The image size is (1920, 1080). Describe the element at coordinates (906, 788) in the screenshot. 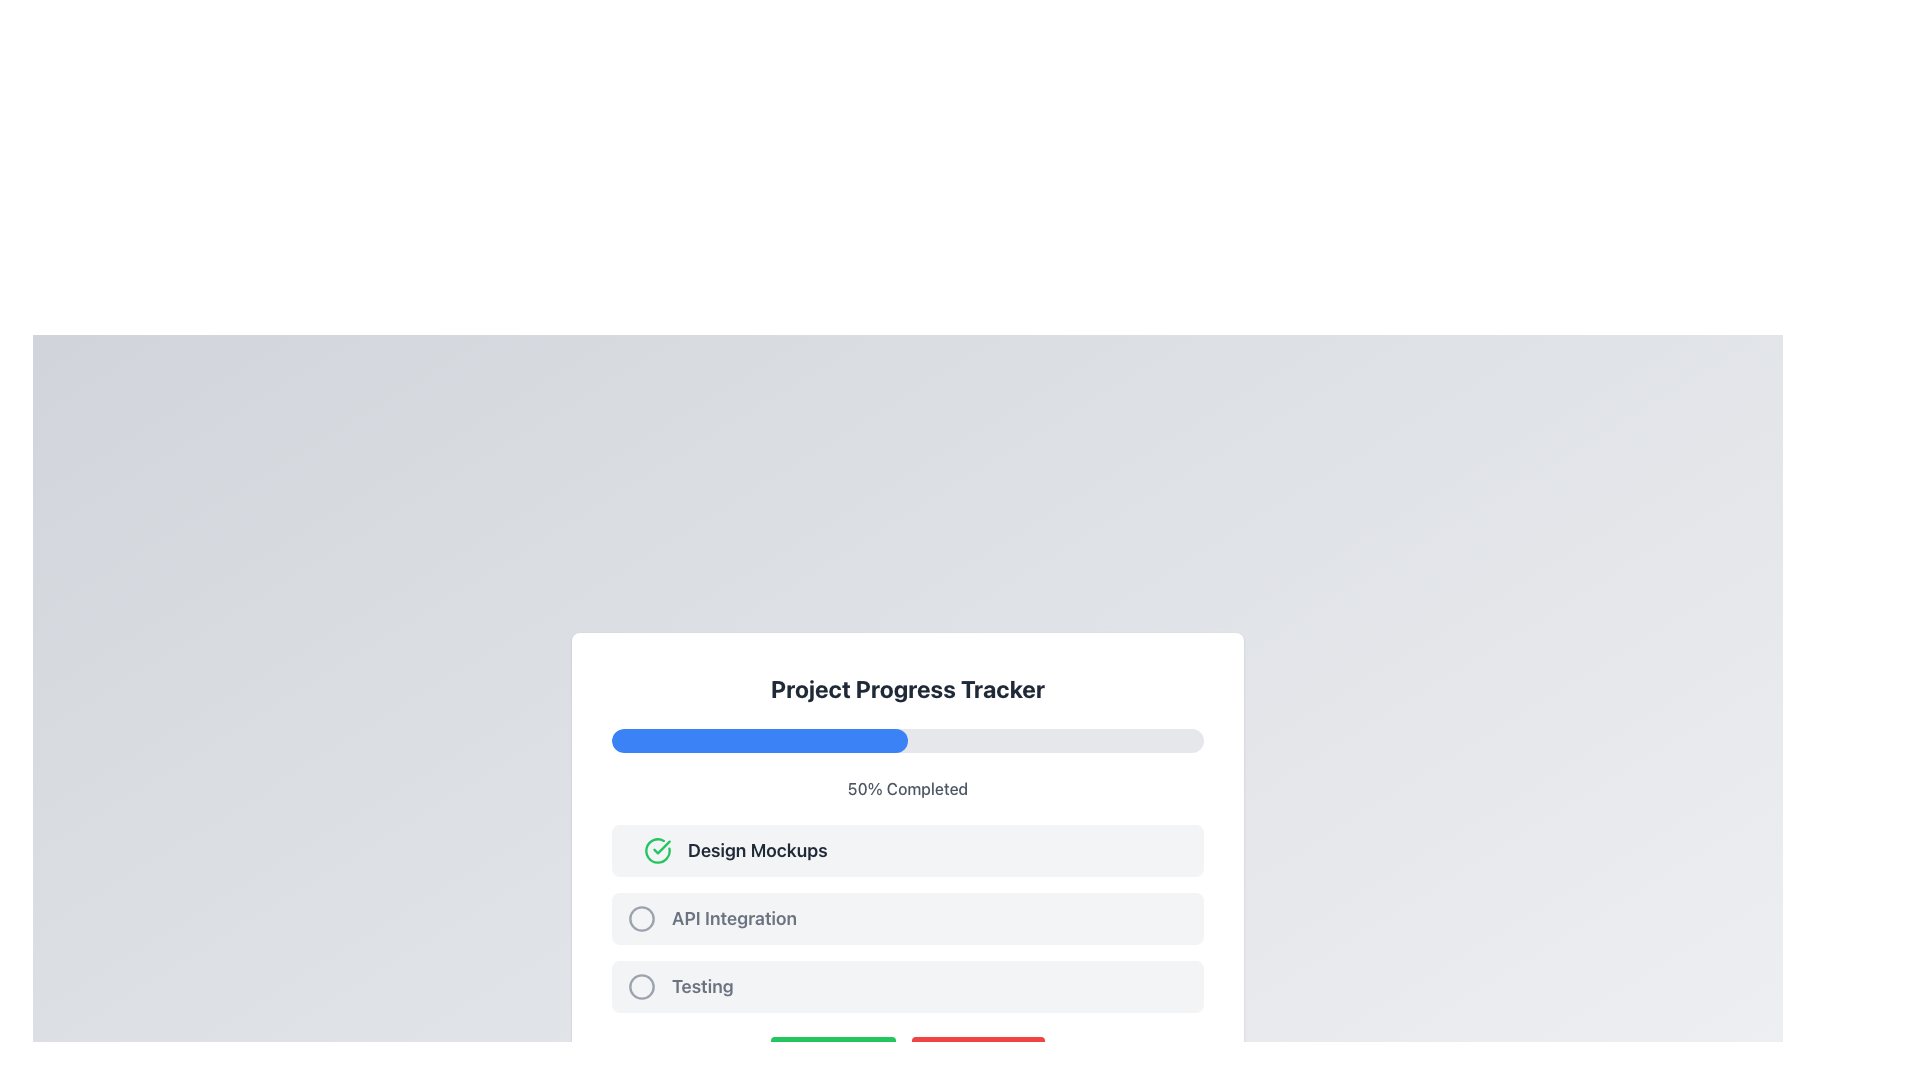

I see `the static text displaying '50% Completed', which is positioned below the progress bar in the 'Project Progress Tracker' section` at that location.